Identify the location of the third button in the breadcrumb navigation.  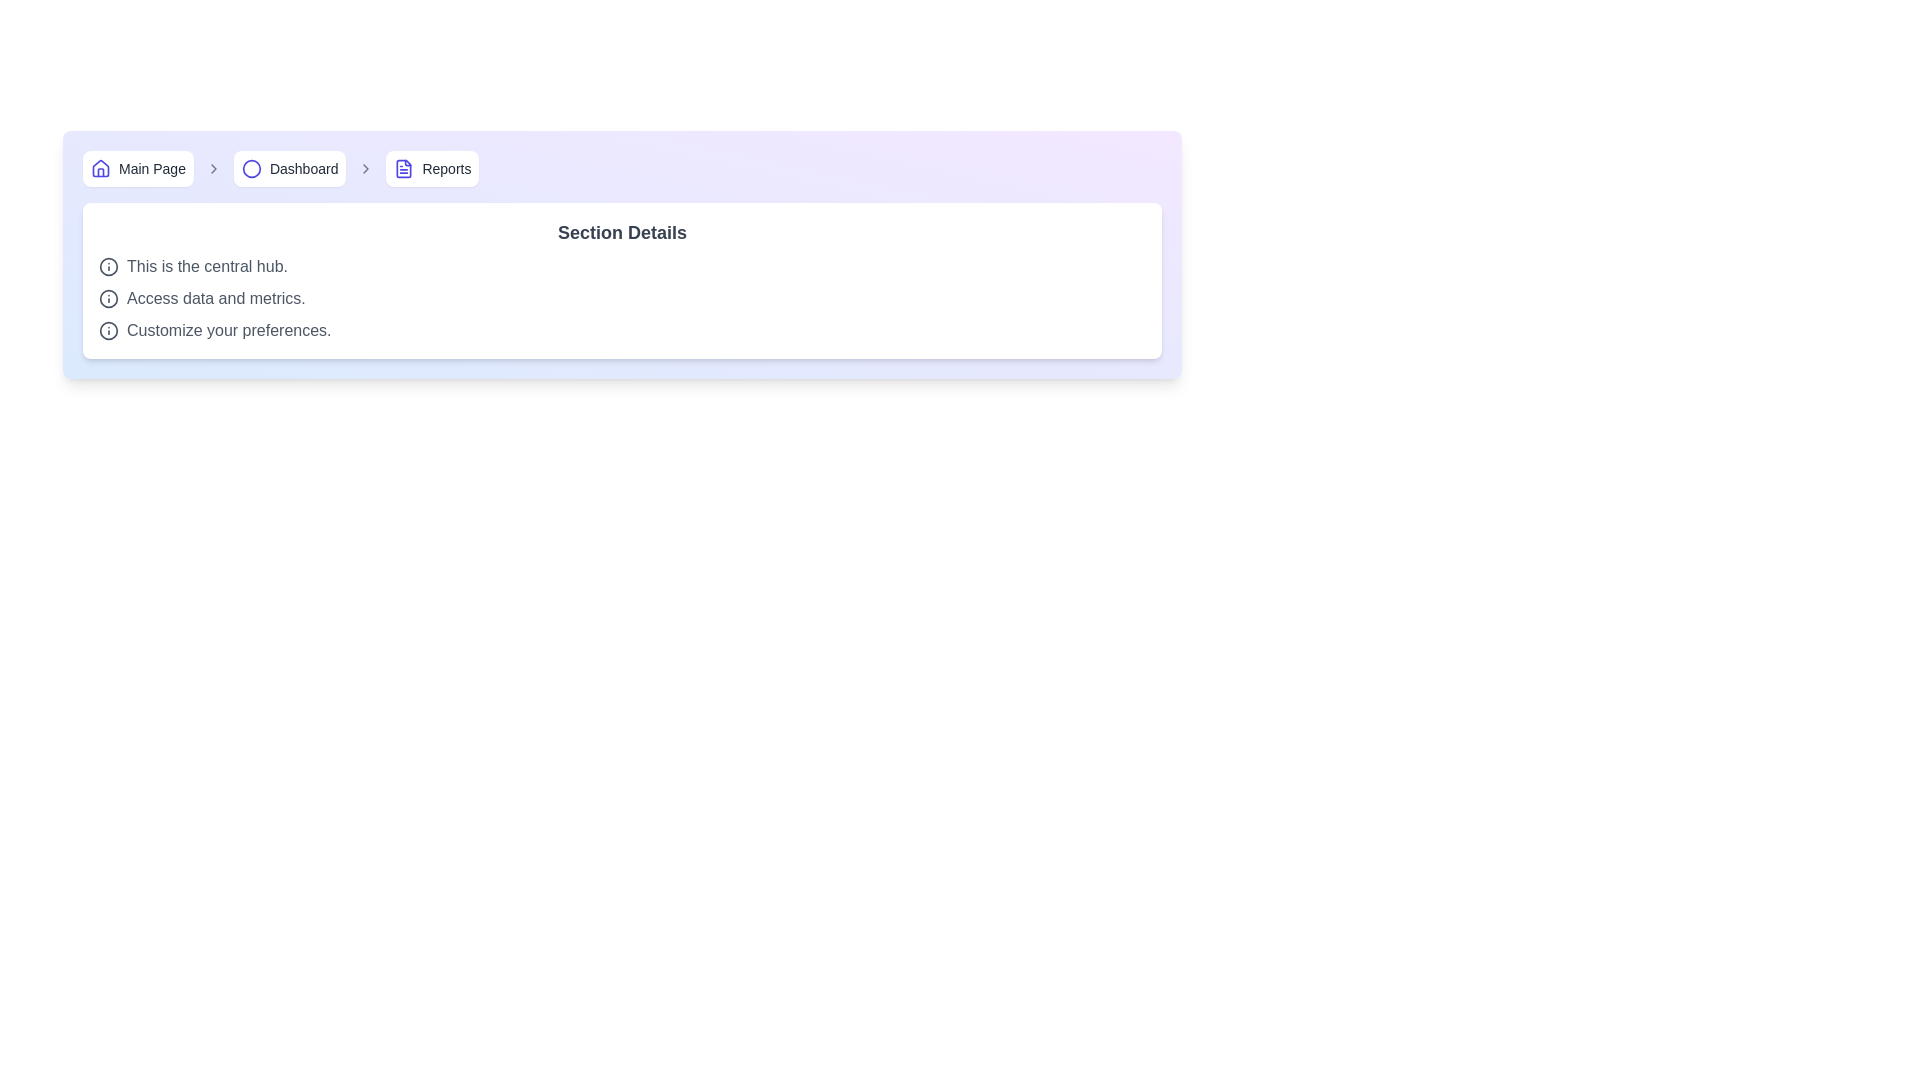
(431, 168).